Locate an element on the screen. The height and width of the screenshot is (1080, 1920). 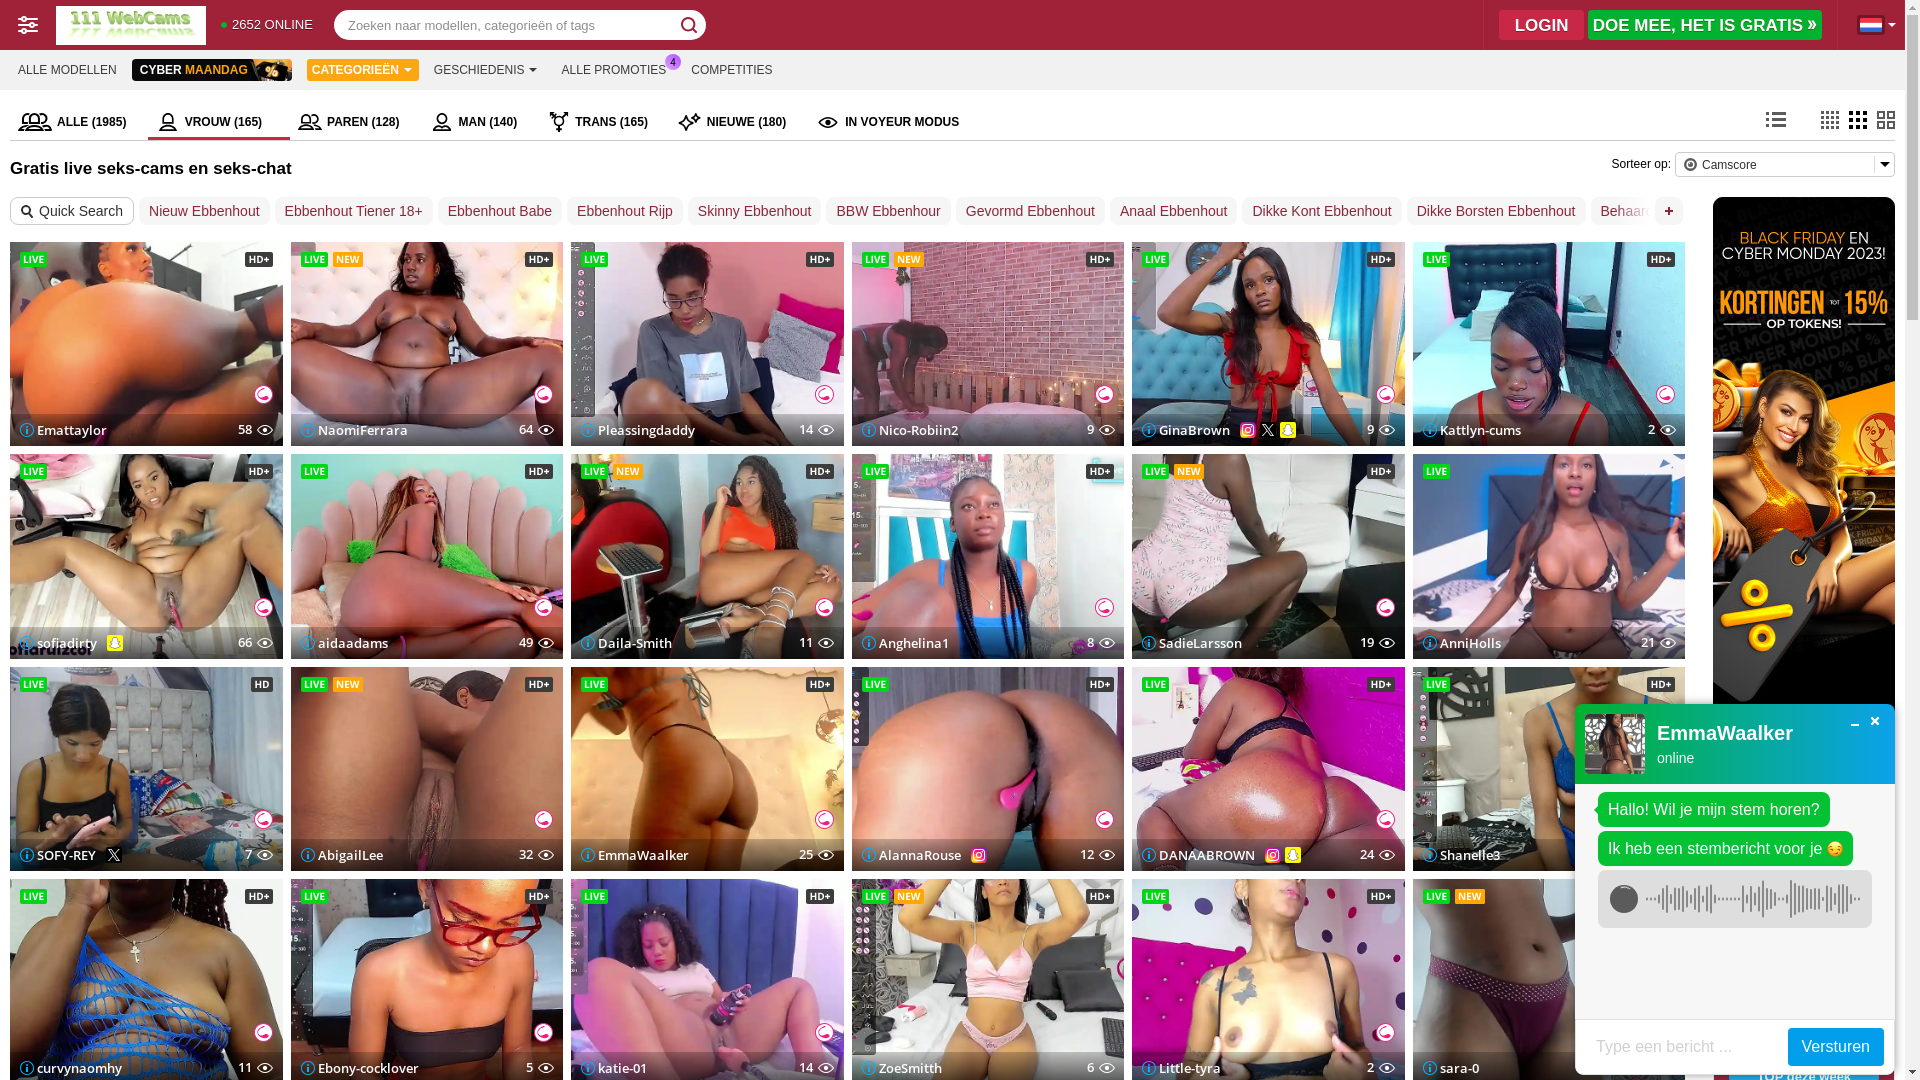
'Little-tyra' is located at coordinates (1142, 1066).